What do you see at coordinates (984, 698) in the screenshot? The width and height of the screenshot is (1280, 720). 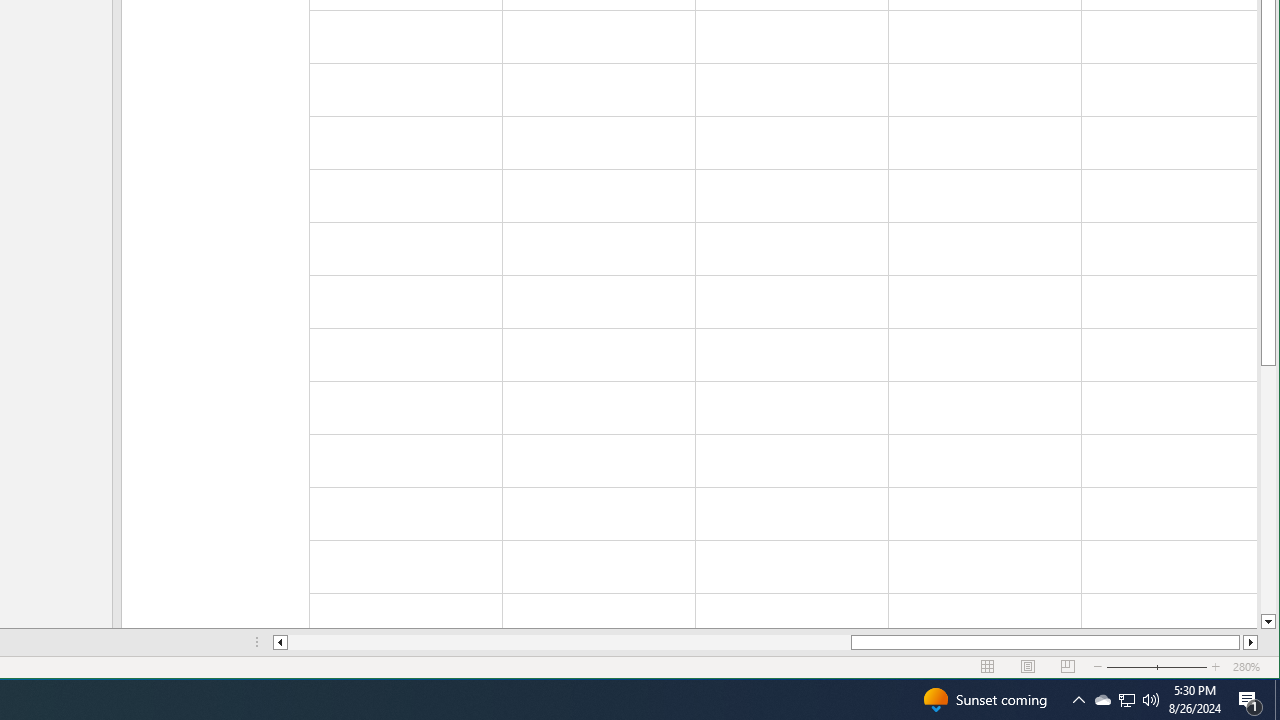 I see `'Sunset coming'` at bounding box center [984, 698].